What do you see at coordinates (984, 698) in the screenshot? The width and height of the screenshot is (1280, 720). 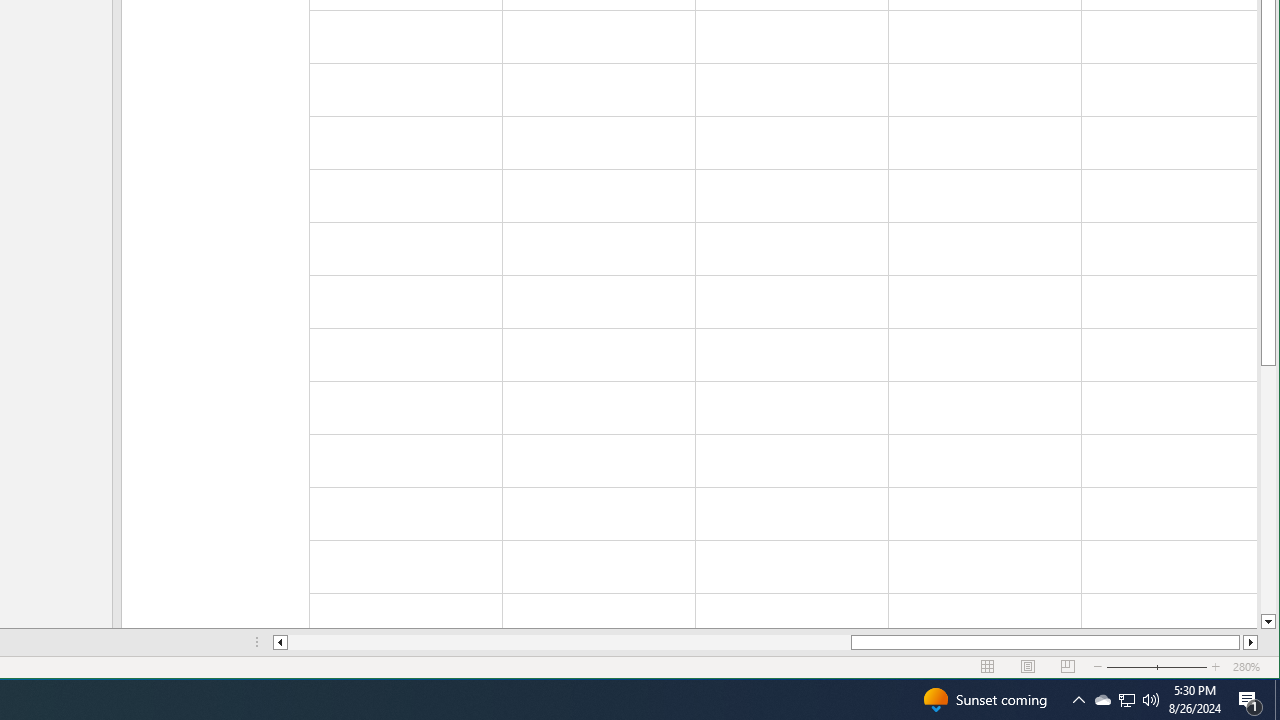 I see `'Sunset coming'` at bounding box center [984, 698].